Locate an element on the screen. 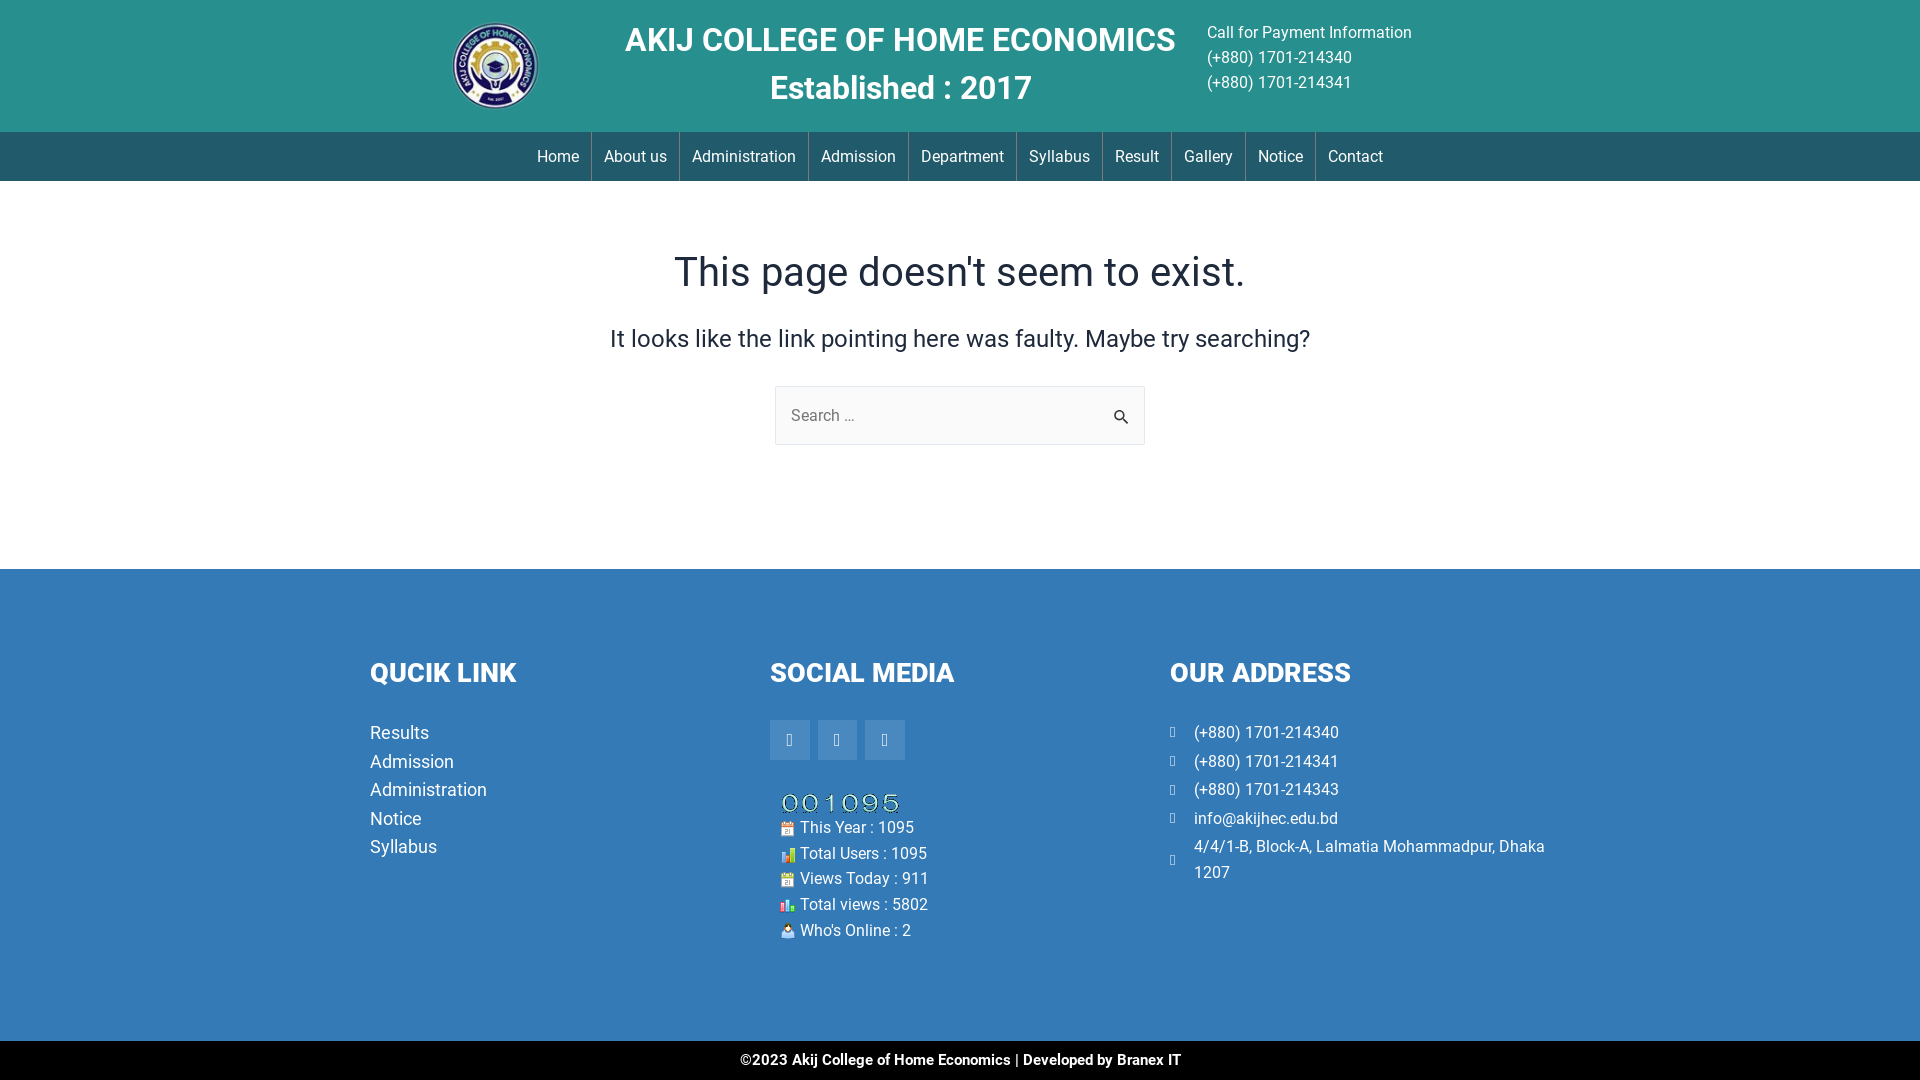 This screenshot has height=1080, width=1920. 'Department' is located at coordinates (962, 155).